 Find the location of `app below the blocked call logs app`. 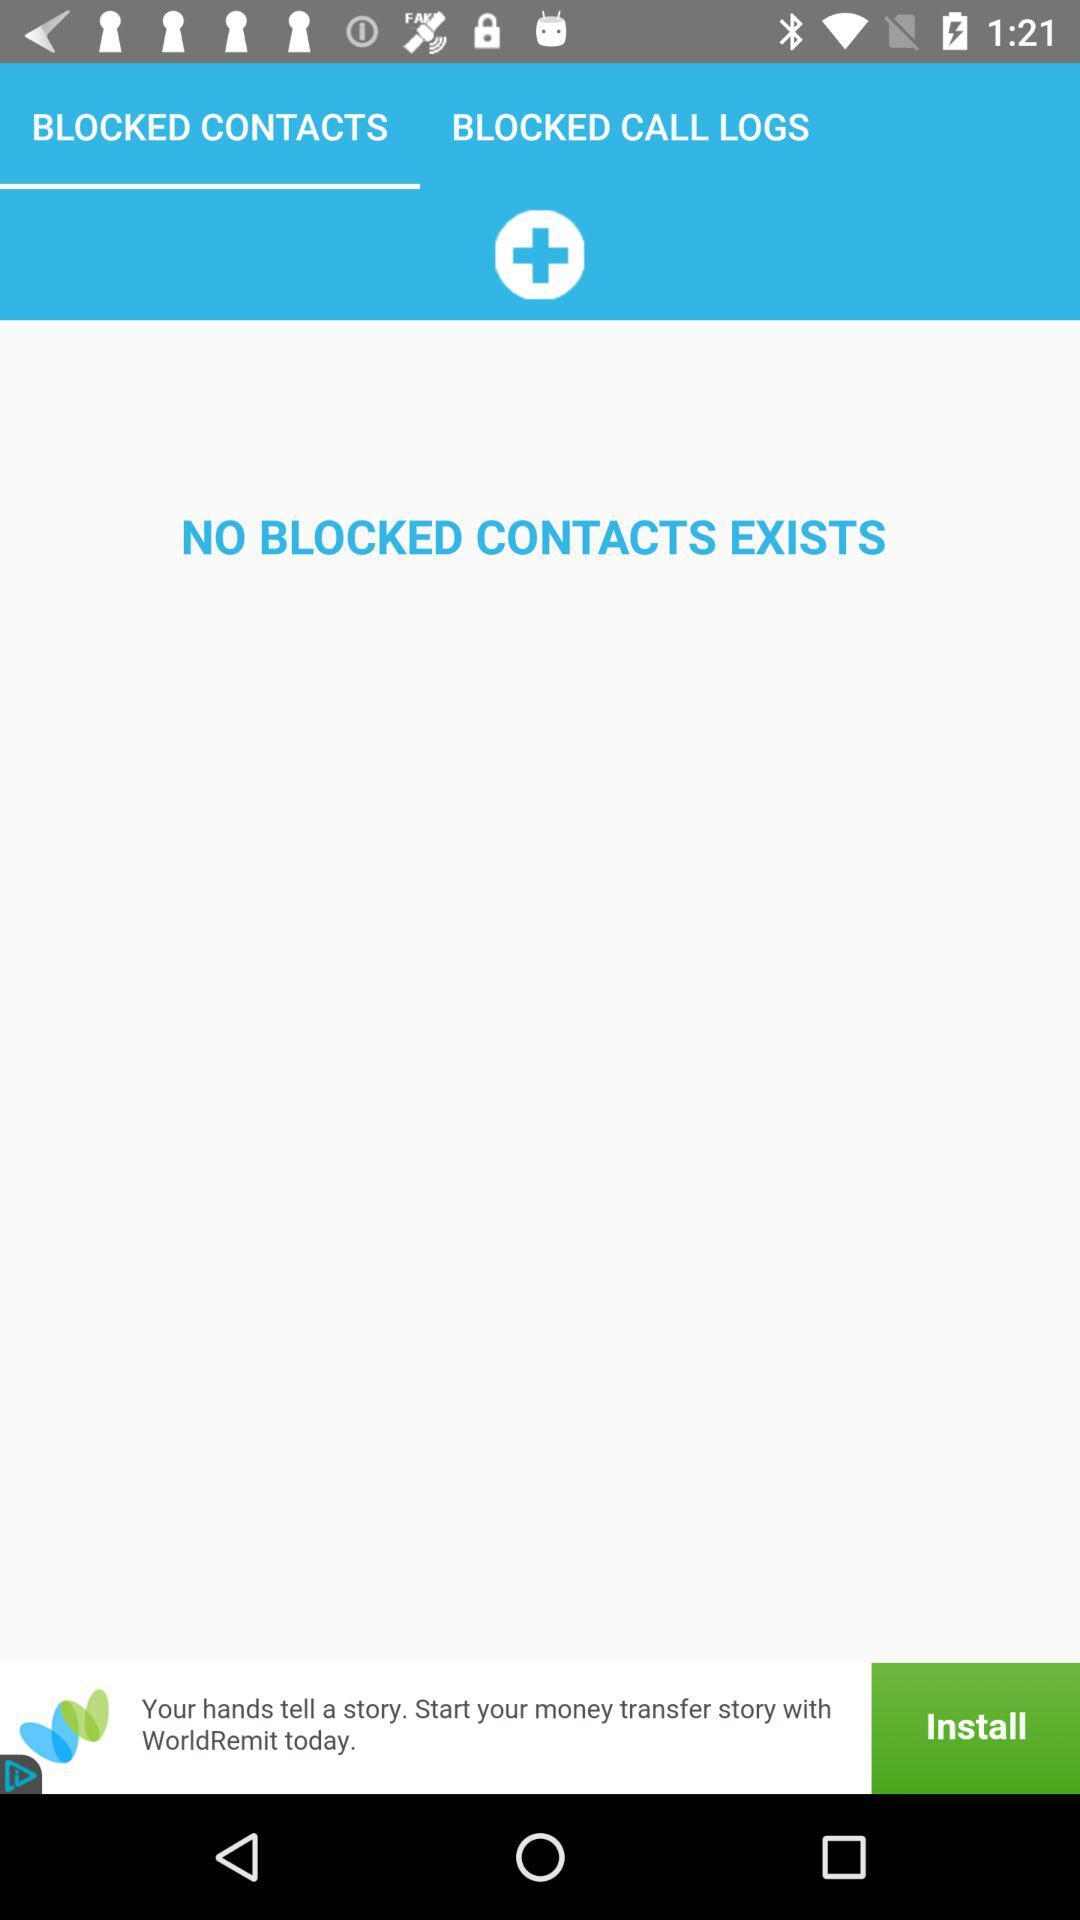

app below the blocked call logs app is located at coordinates (538, 253).